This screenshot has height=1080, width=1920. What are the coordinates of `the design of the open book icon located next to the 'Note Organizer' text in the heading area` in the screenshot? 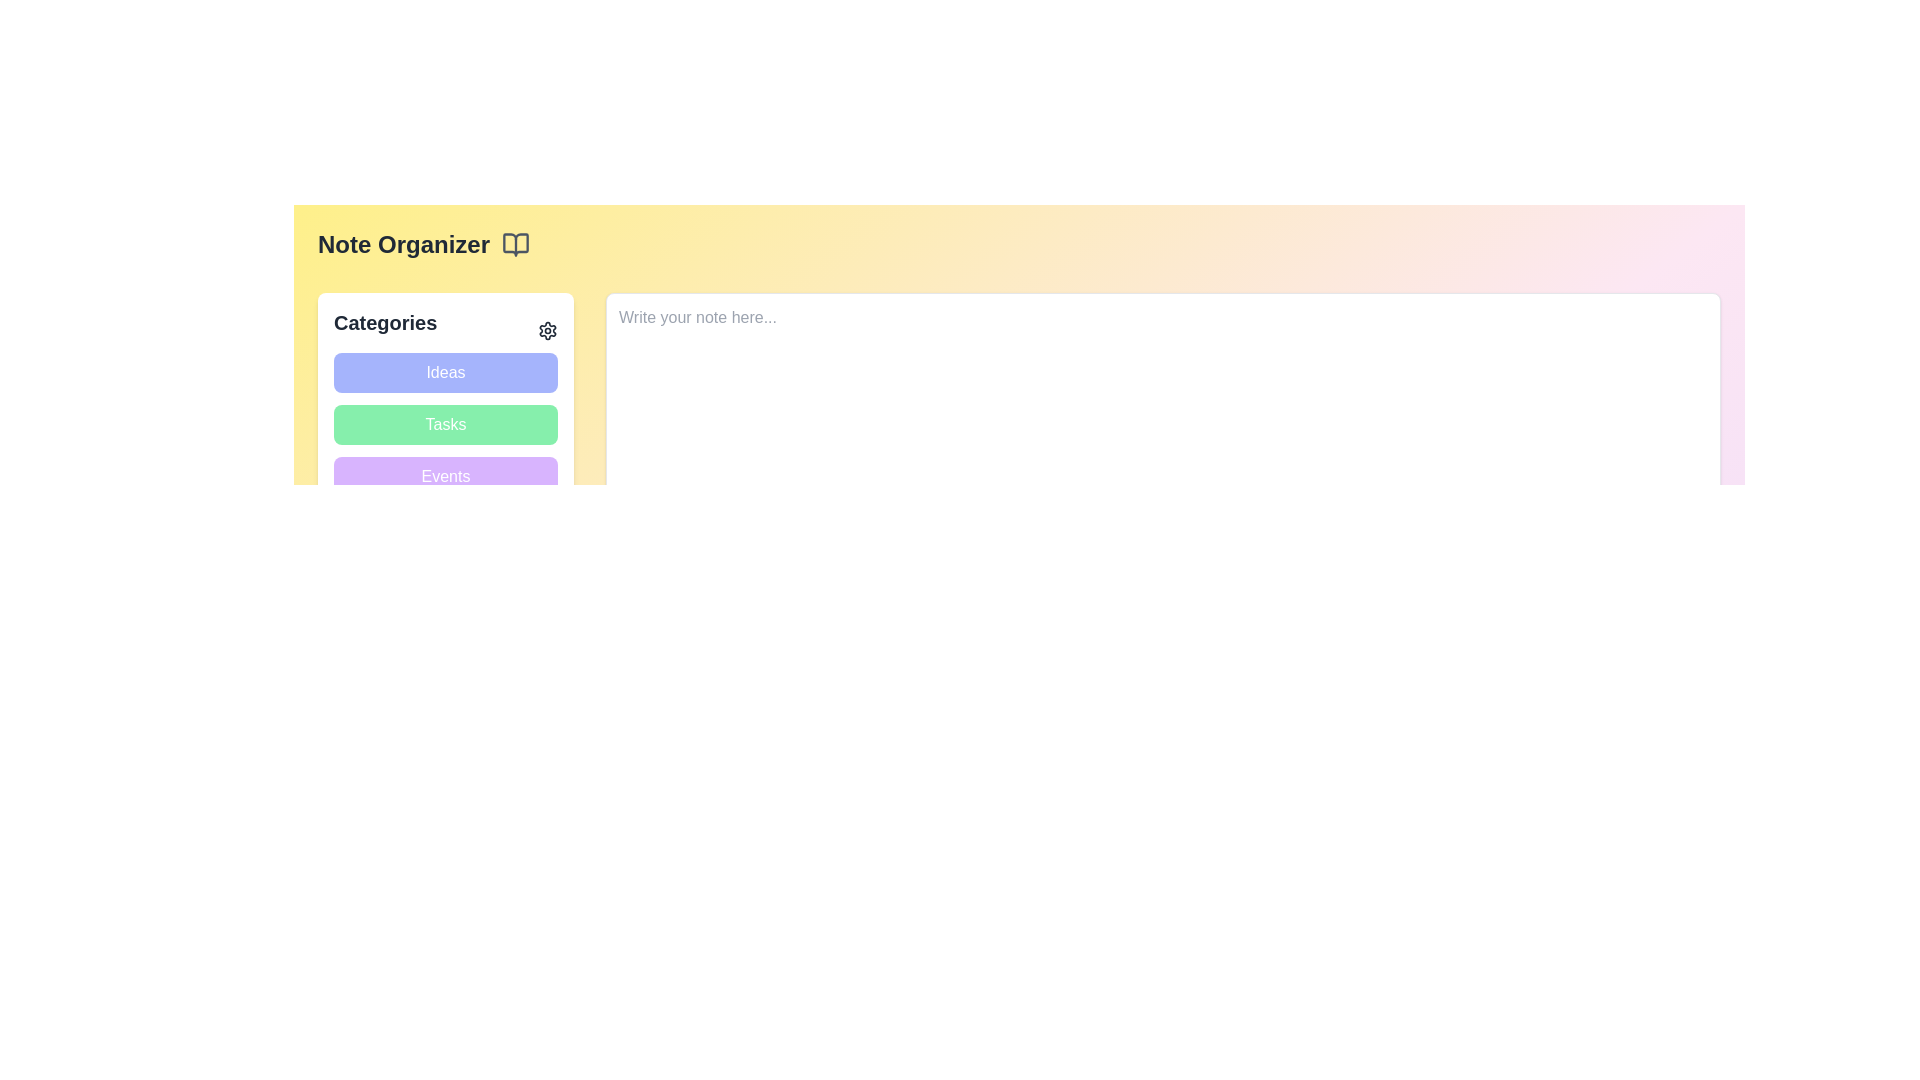 It's located at (516, 244).